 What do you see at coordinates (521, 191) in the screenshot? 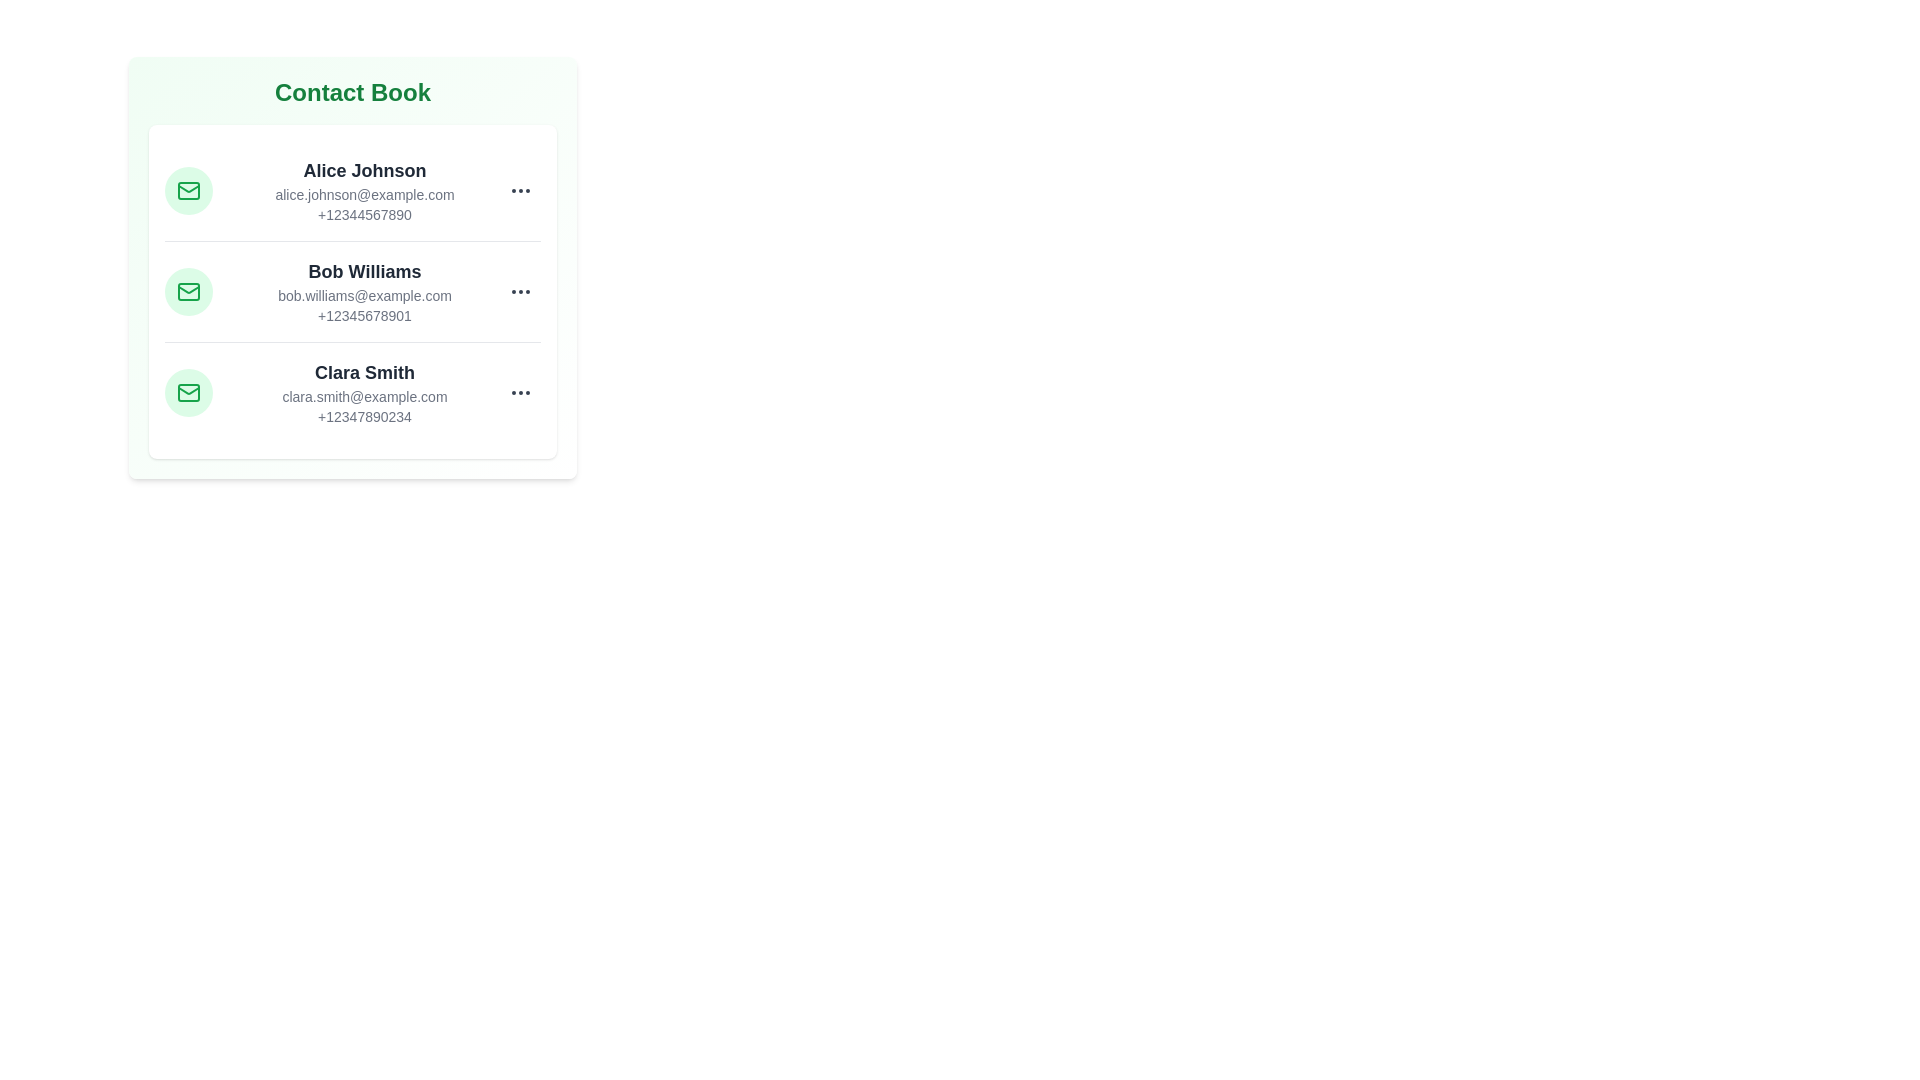
I see `'More' button for the contact Alice Johnson` at bounding box center [521, 191].